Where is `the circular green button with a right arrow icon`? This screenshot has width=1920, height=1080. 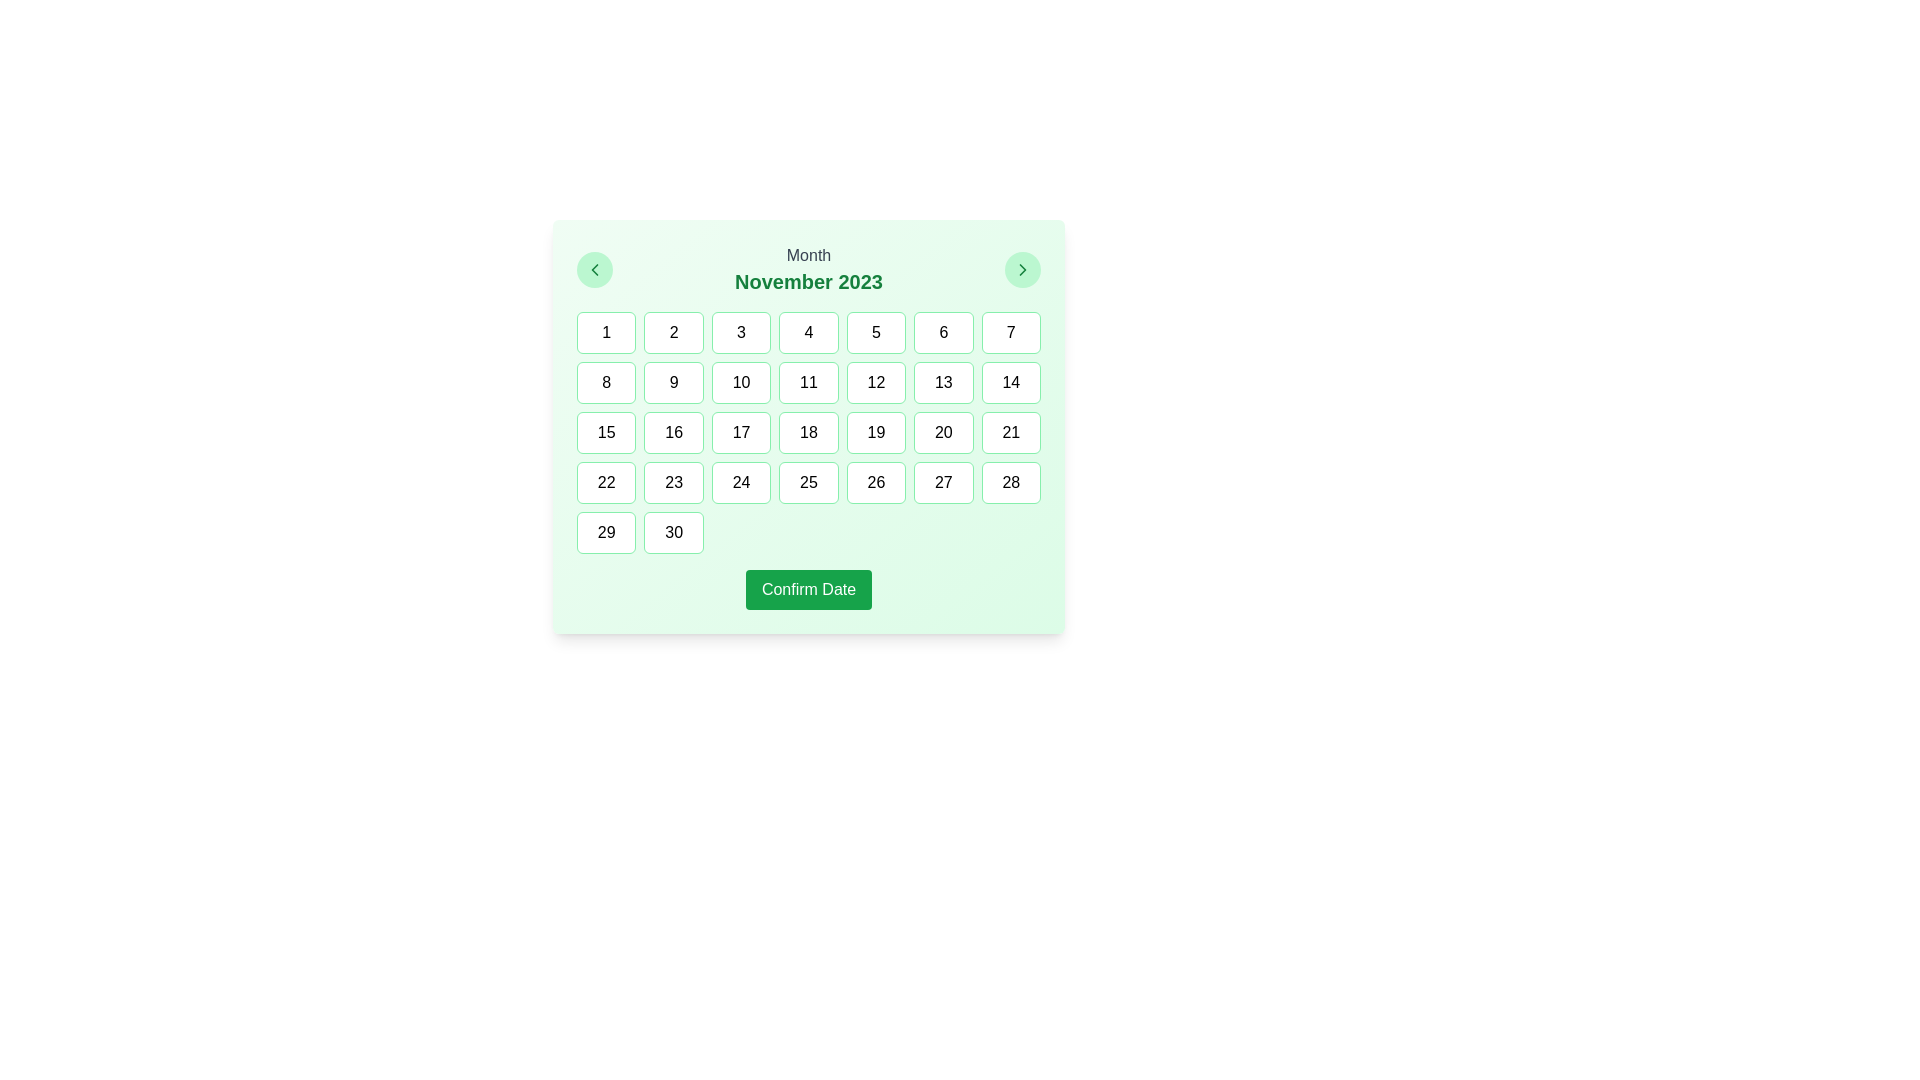
the circular green button with a right arrow icon is located at coordinates (1022, 270).